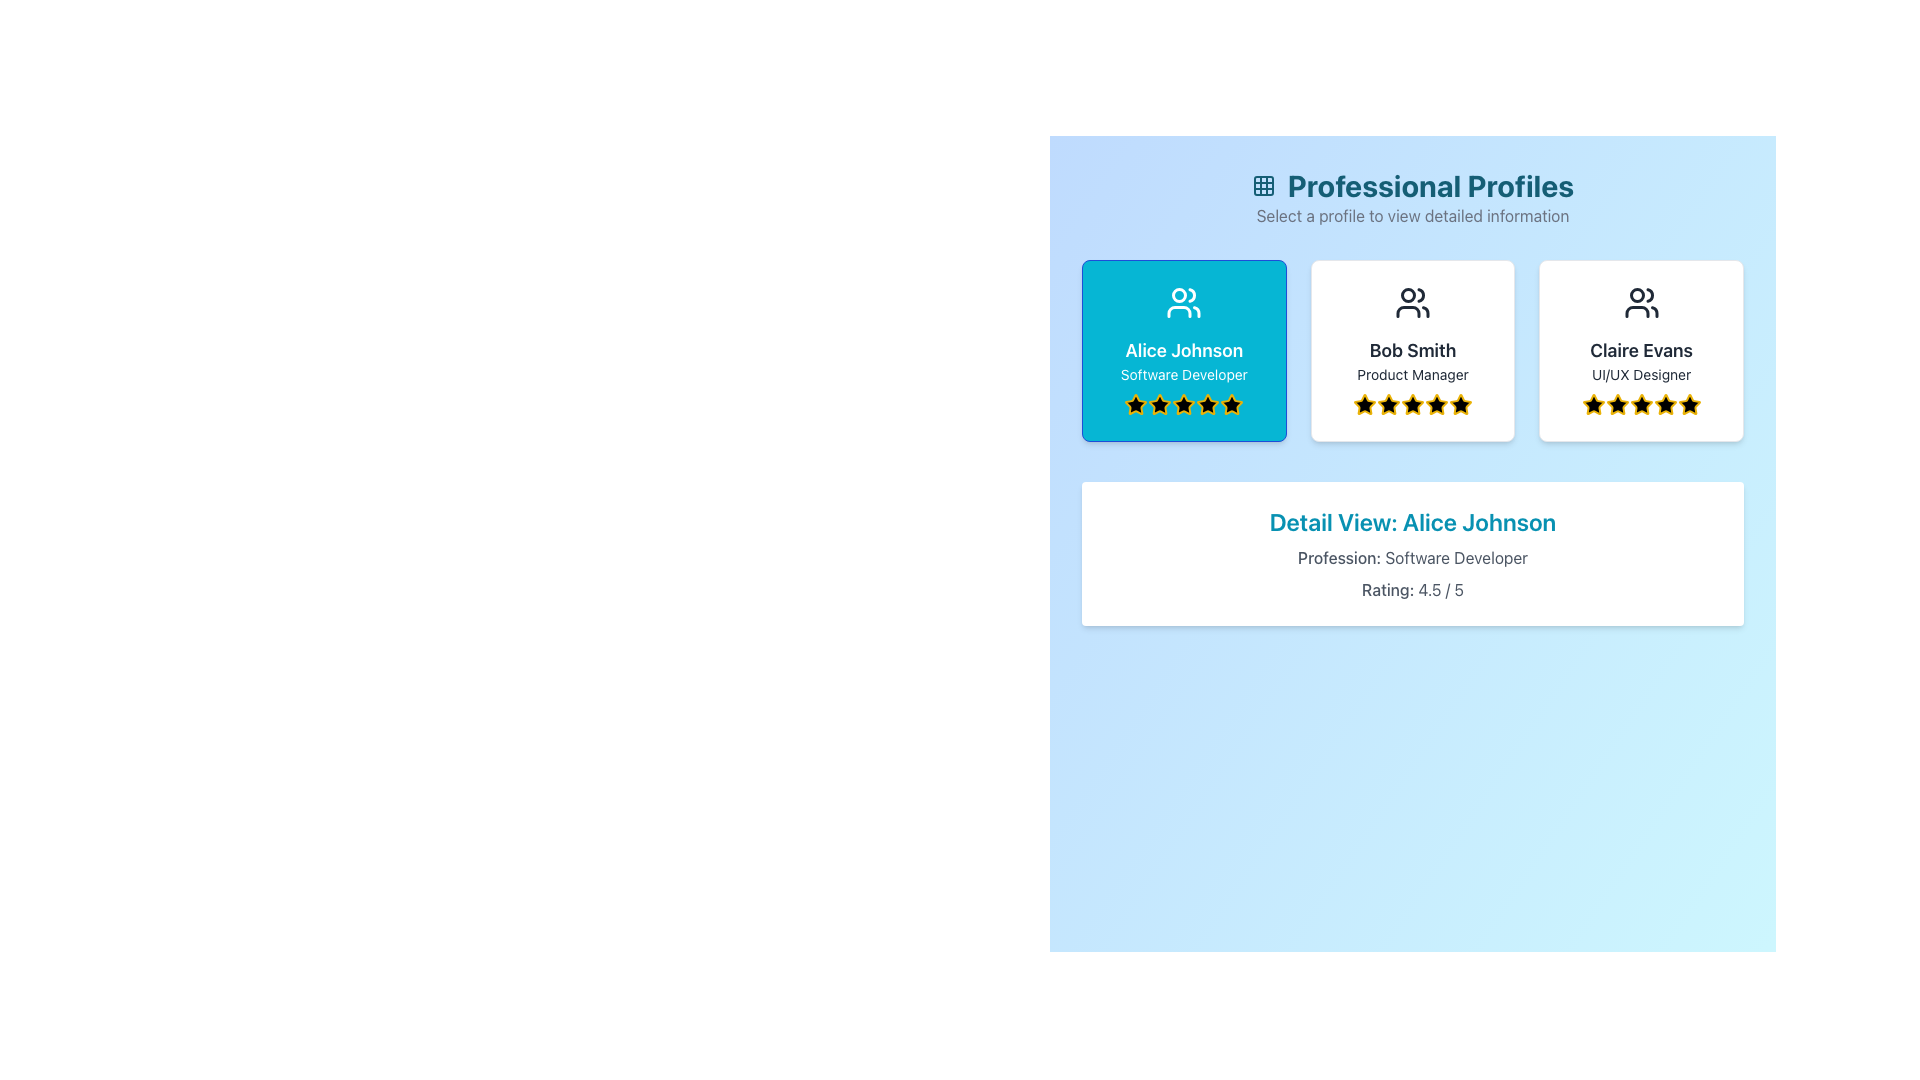  Describe the element at coordinates (1362, 405) in the screenshot. I see `the second star icon, which has a yellow outline and black fill, to interpret its role in the rating system` at that location.